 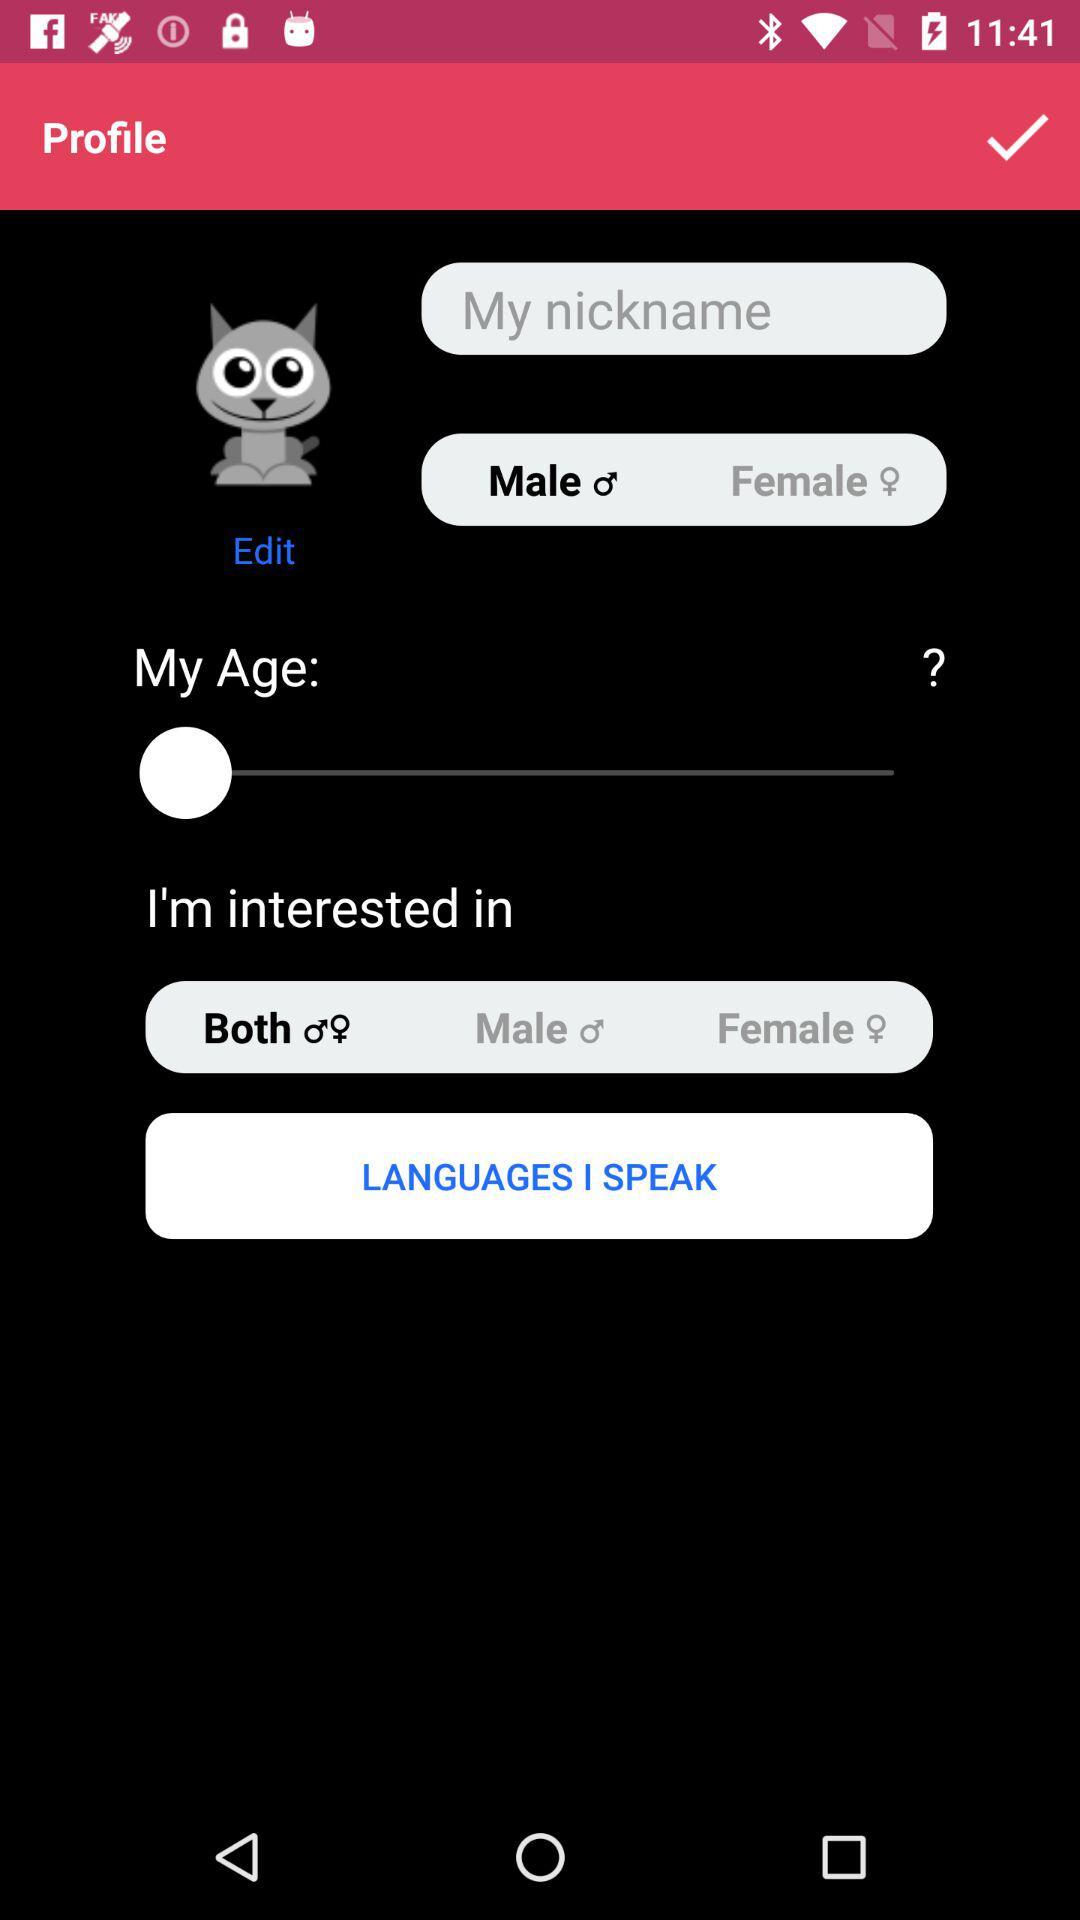 What do you see at coordinates (262, 549) in the screenshot?
I see `item above the my age: icon` at bounding box center [262, 549].